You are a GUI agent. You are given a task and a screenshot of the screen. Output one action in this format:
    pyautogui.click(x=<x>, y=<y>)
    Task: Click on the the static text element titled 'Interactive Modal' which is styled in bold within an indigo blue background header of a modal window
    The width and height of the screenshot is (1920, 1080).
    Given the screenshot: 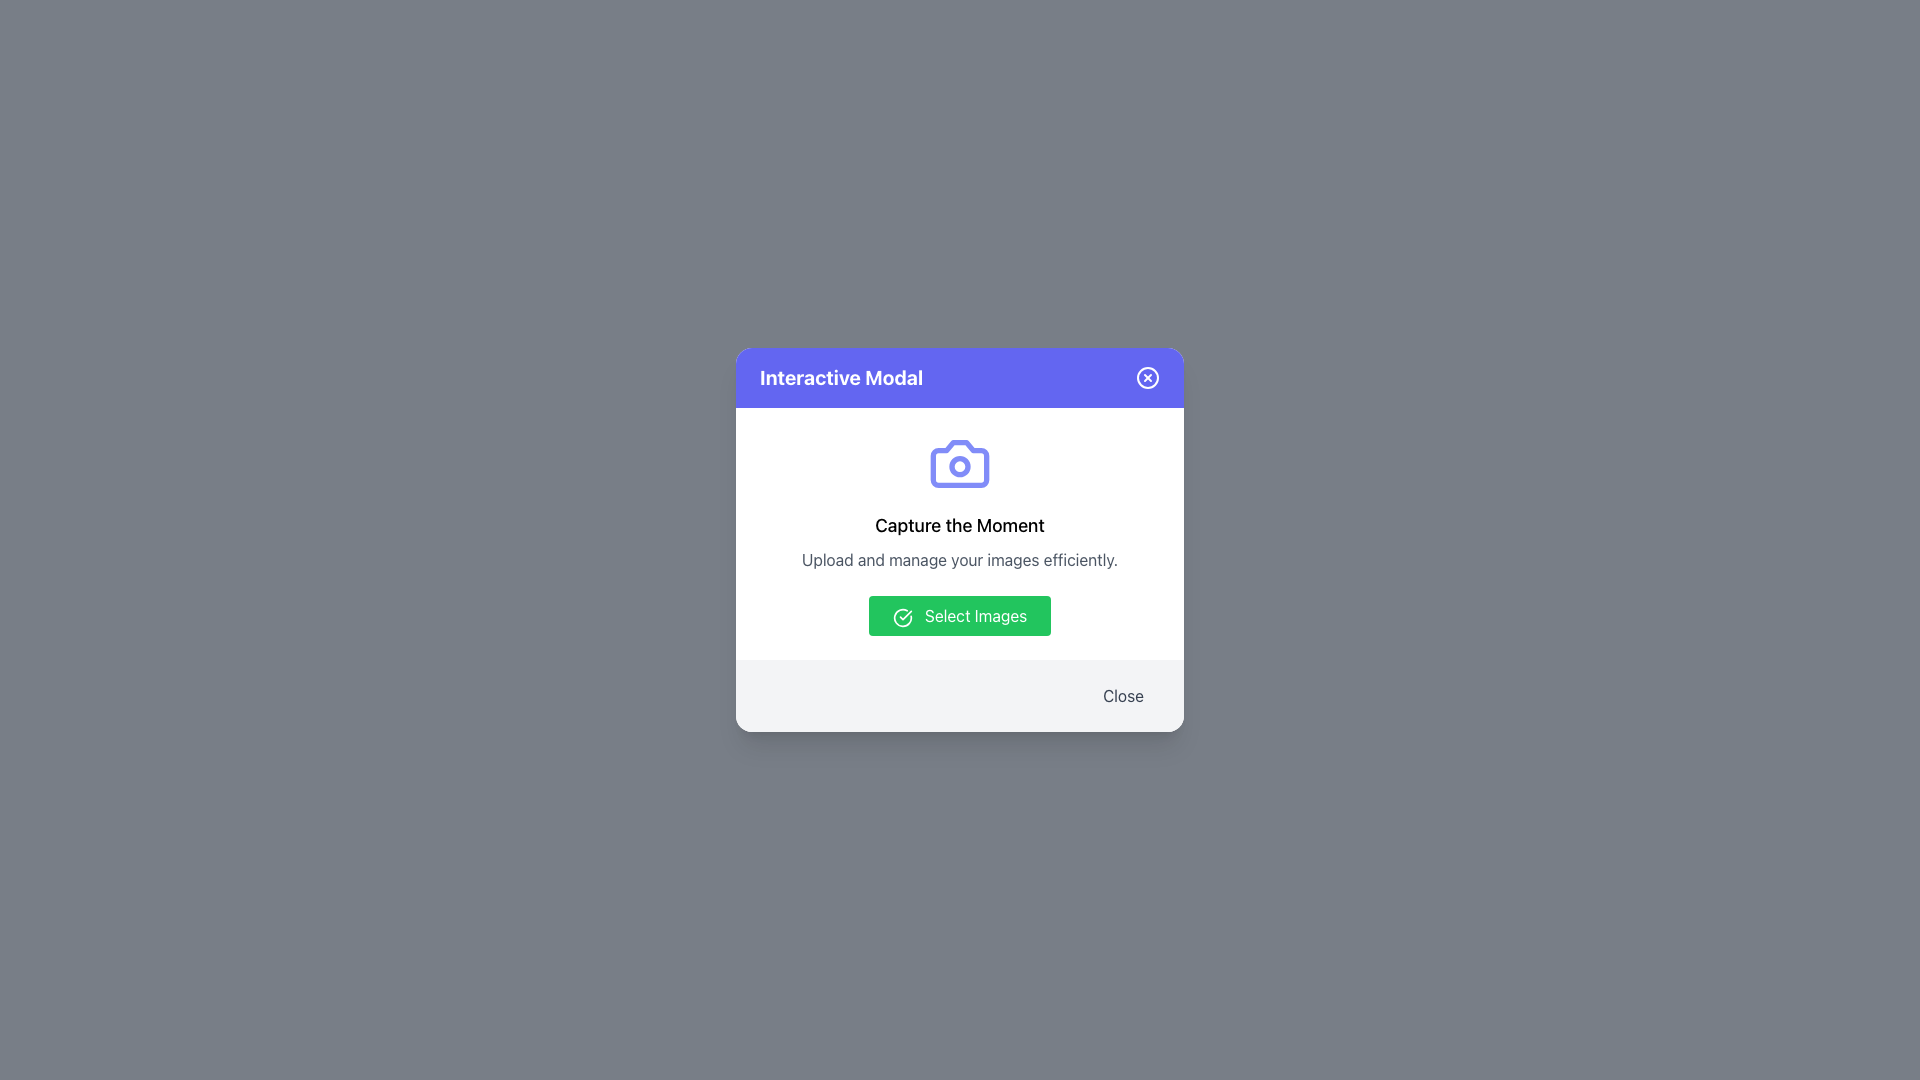 What is the action you would take?
    pyautogui.click(x=841, y=378)
    